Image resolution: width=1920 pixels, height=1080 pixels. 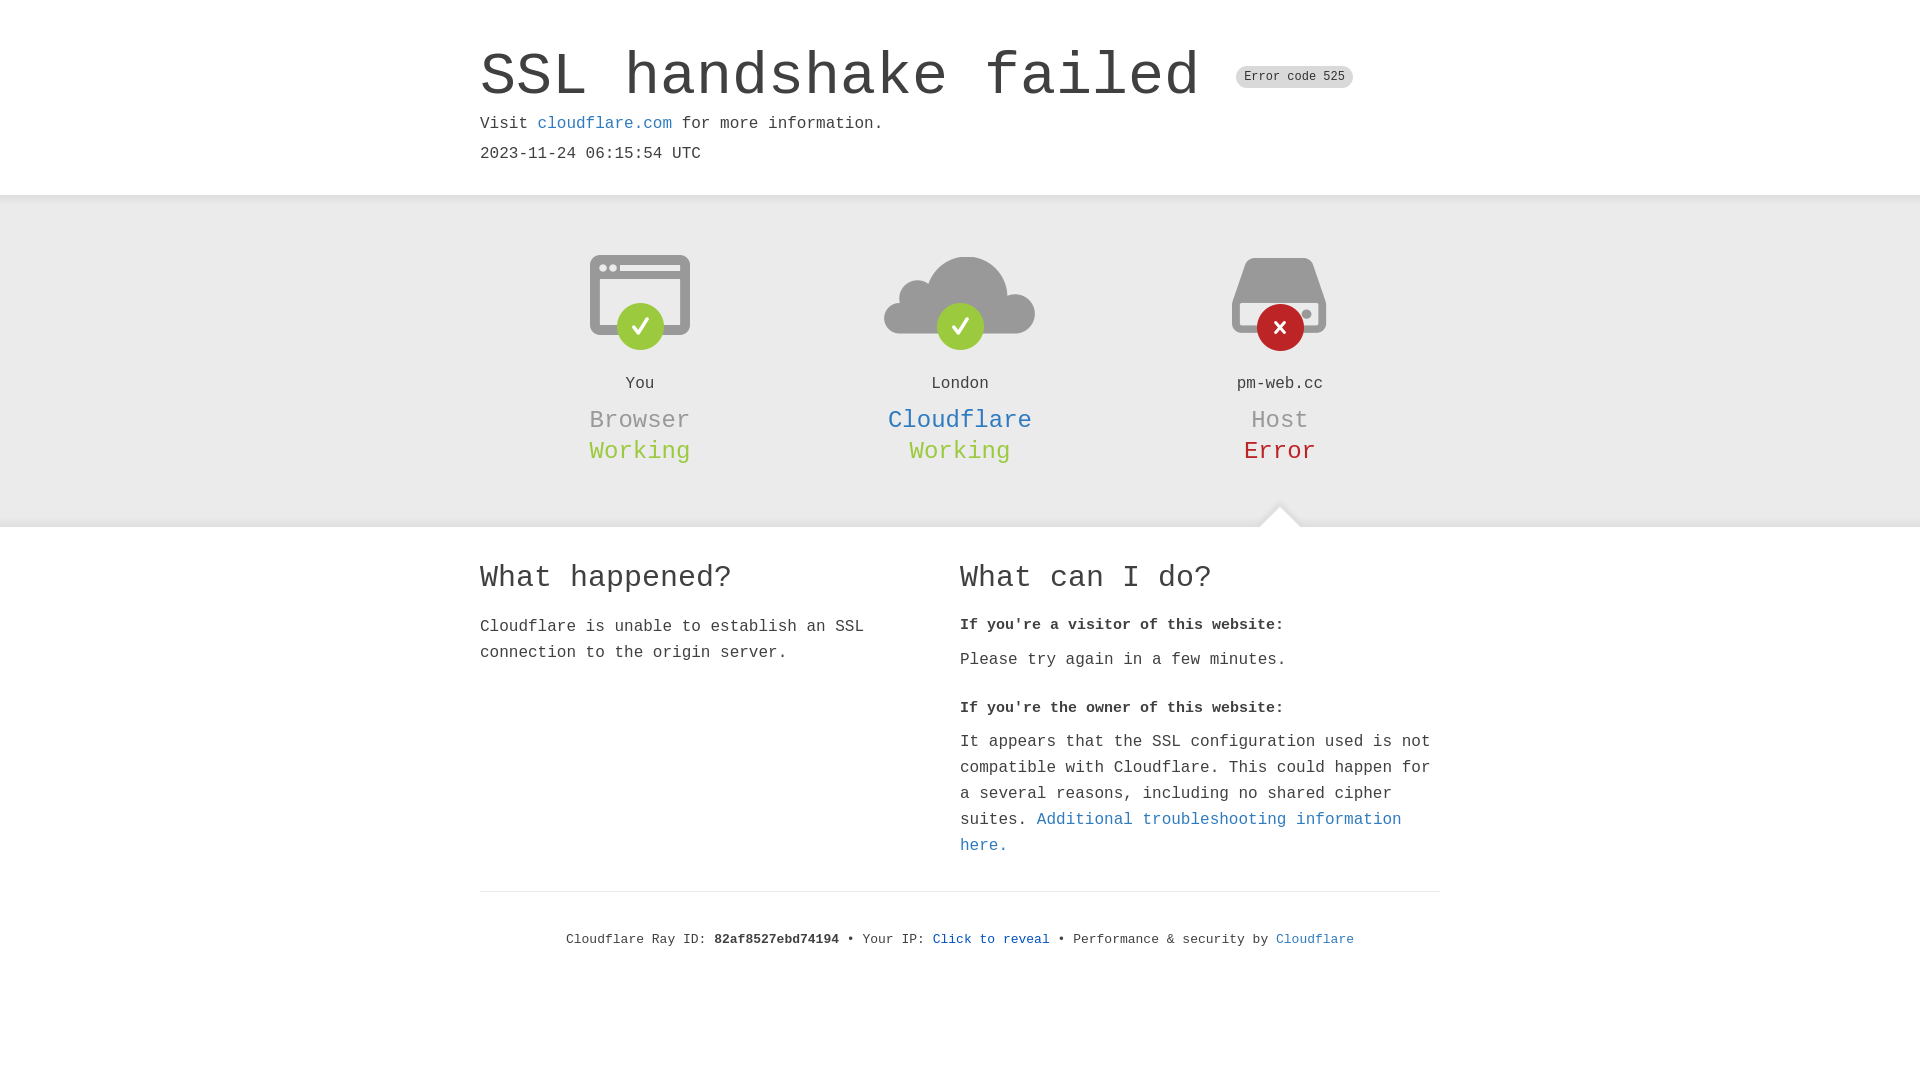 What do you see at coordinates (991, 939) in the screenshot?
I see `'Click to reveal'` at bounding box center [991, 939].